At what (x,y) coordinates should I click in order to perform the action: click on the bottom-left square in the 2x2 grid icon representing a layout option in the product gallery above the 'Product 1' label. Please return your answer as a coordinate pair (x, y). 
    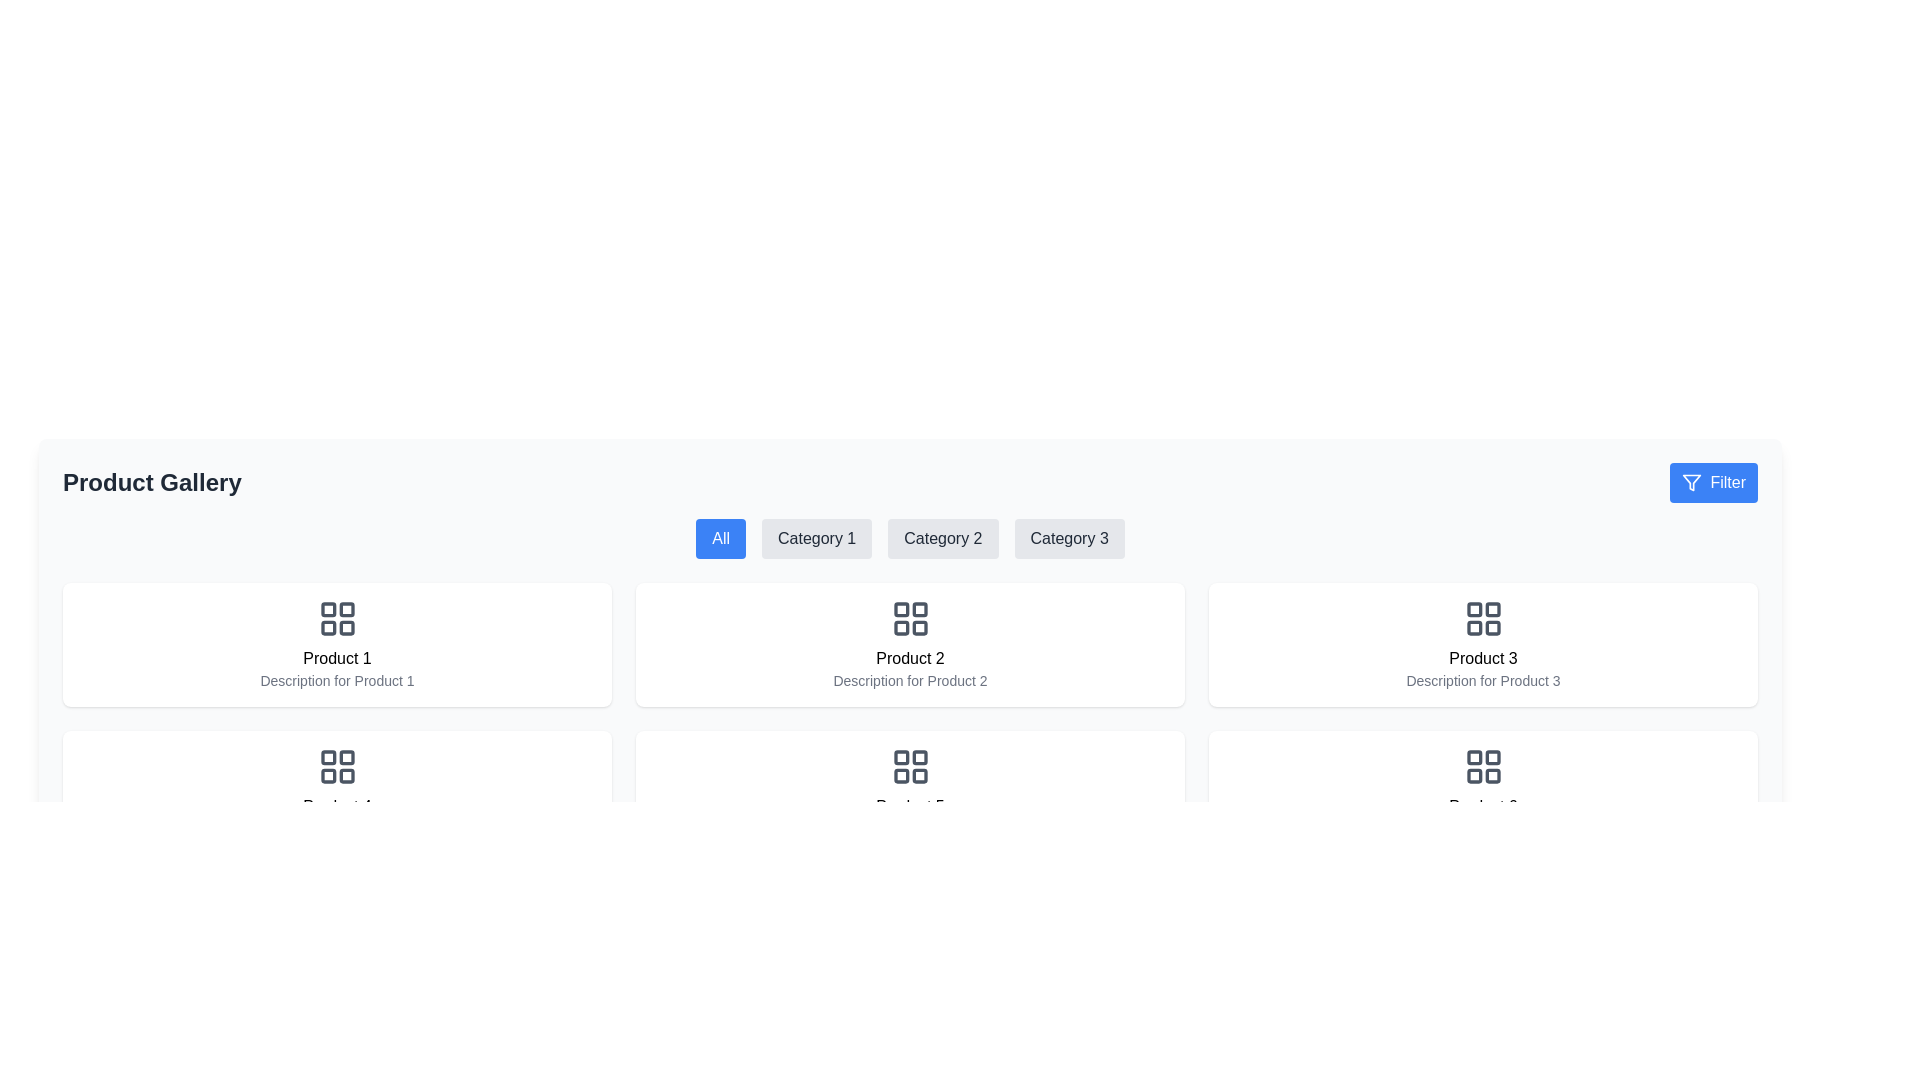
    Looking at the image, I should click on (328, 627).